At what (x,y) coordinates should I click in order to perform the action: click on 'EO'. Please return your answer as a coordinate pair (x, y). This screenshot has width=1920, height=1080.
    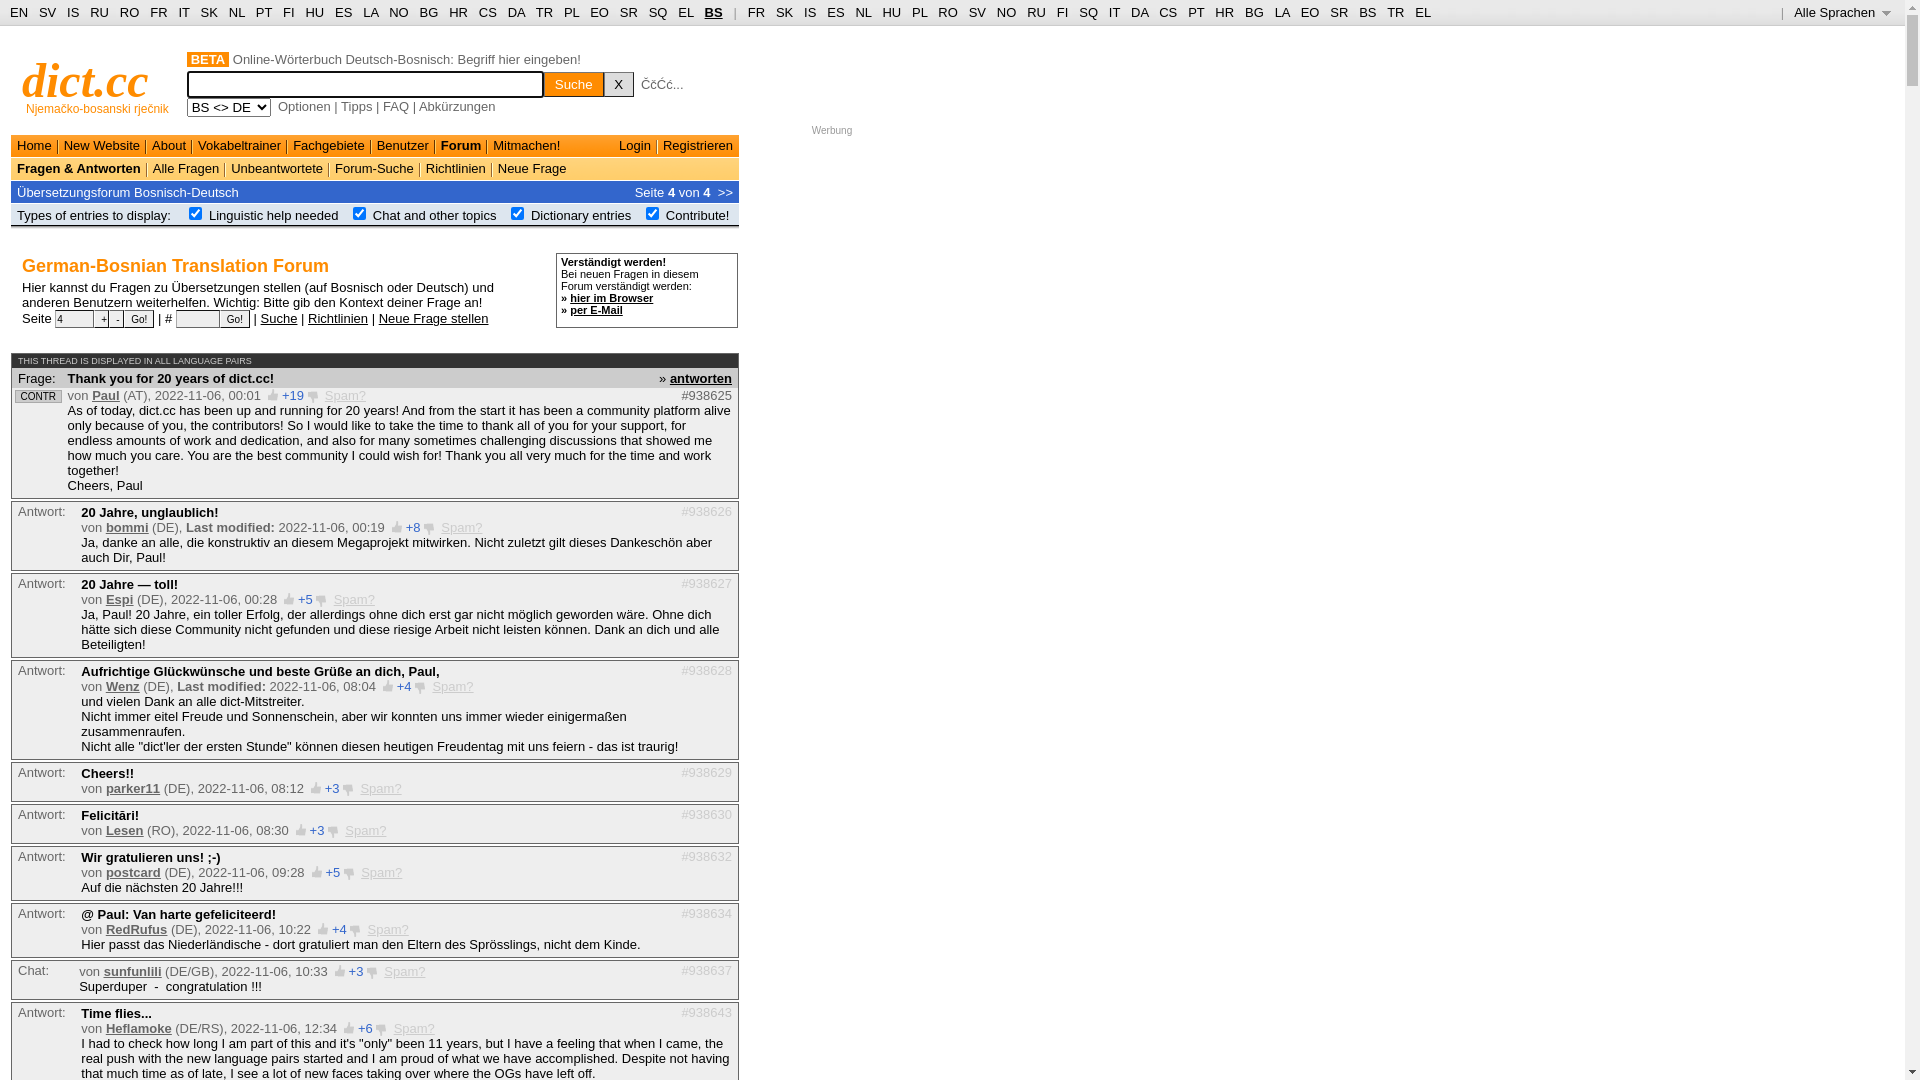
    Looking at the image, I should click on (598, 12).